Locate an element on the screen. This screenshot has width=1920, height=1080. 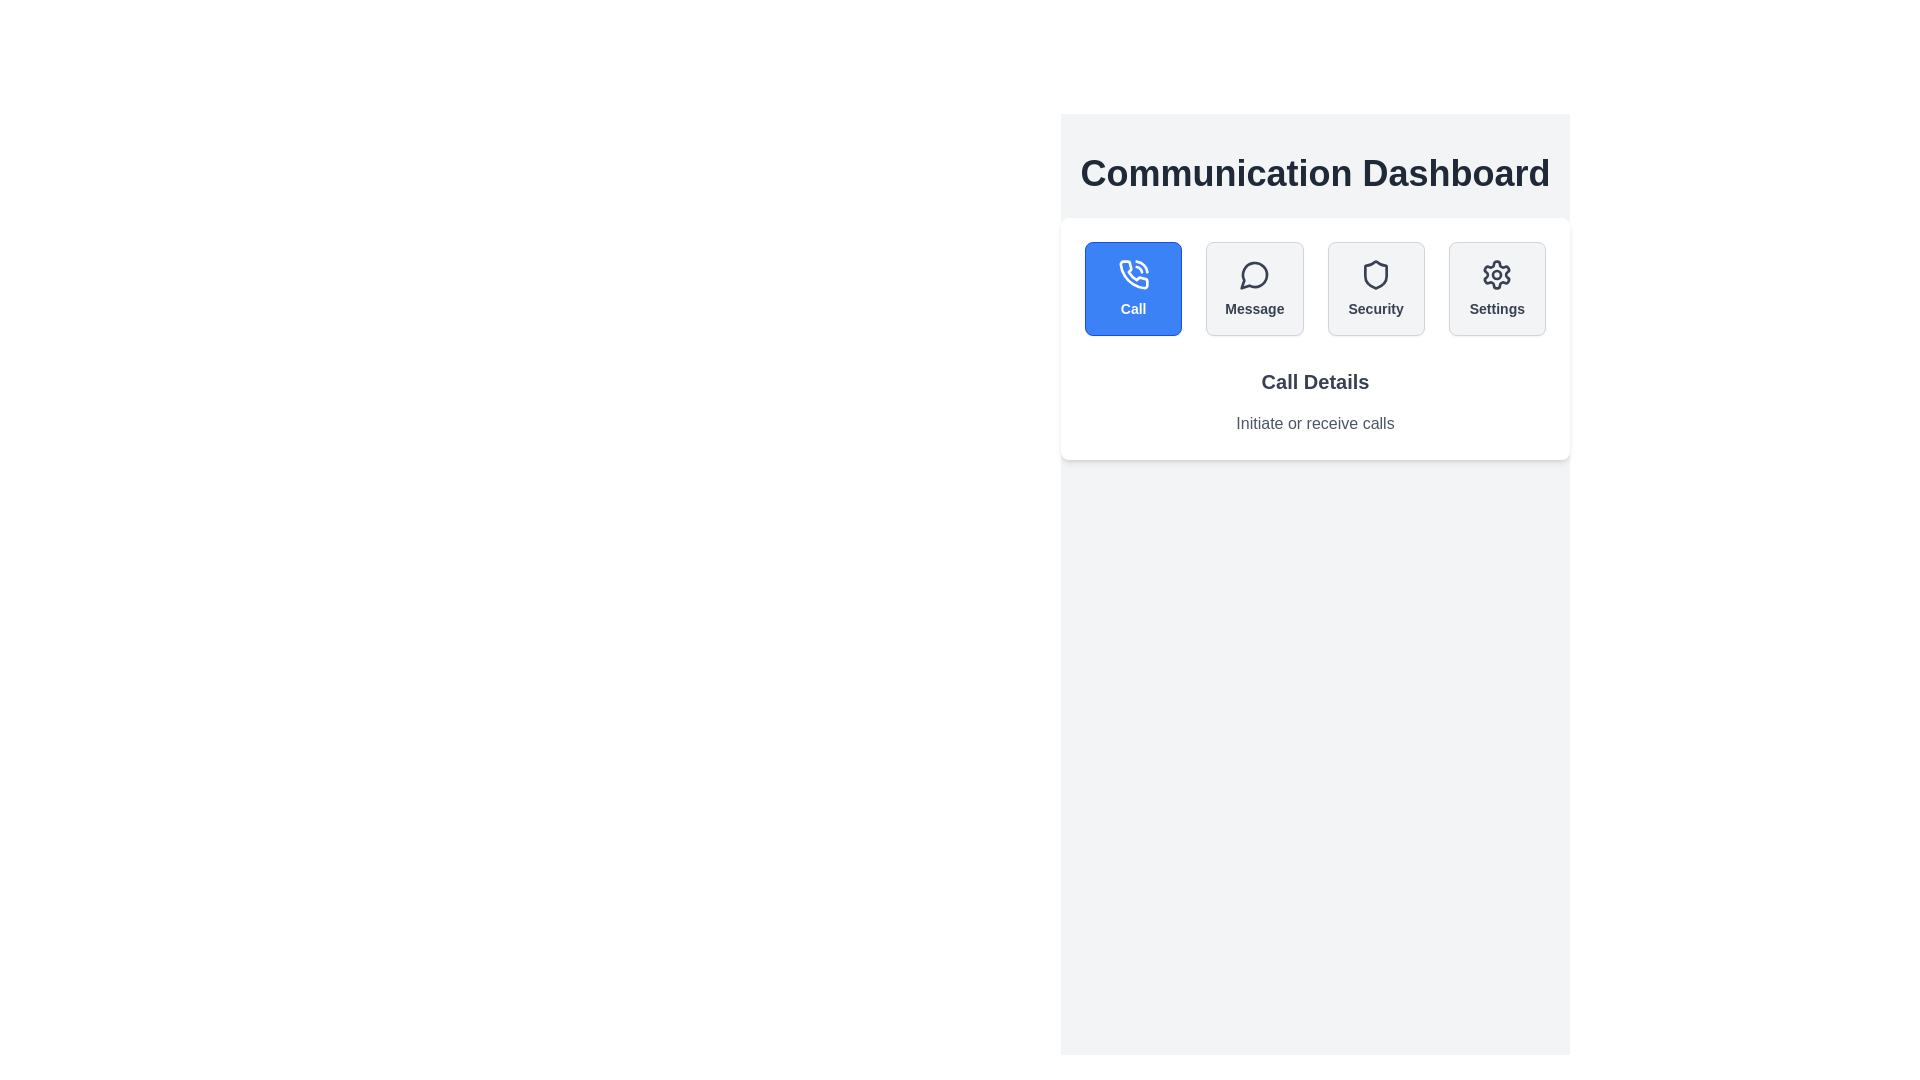
the settings button located at the rightmost position of the horizontal row of four buttons under the 'Communication Dashboard' heading is located at coordinates (1497, 289).